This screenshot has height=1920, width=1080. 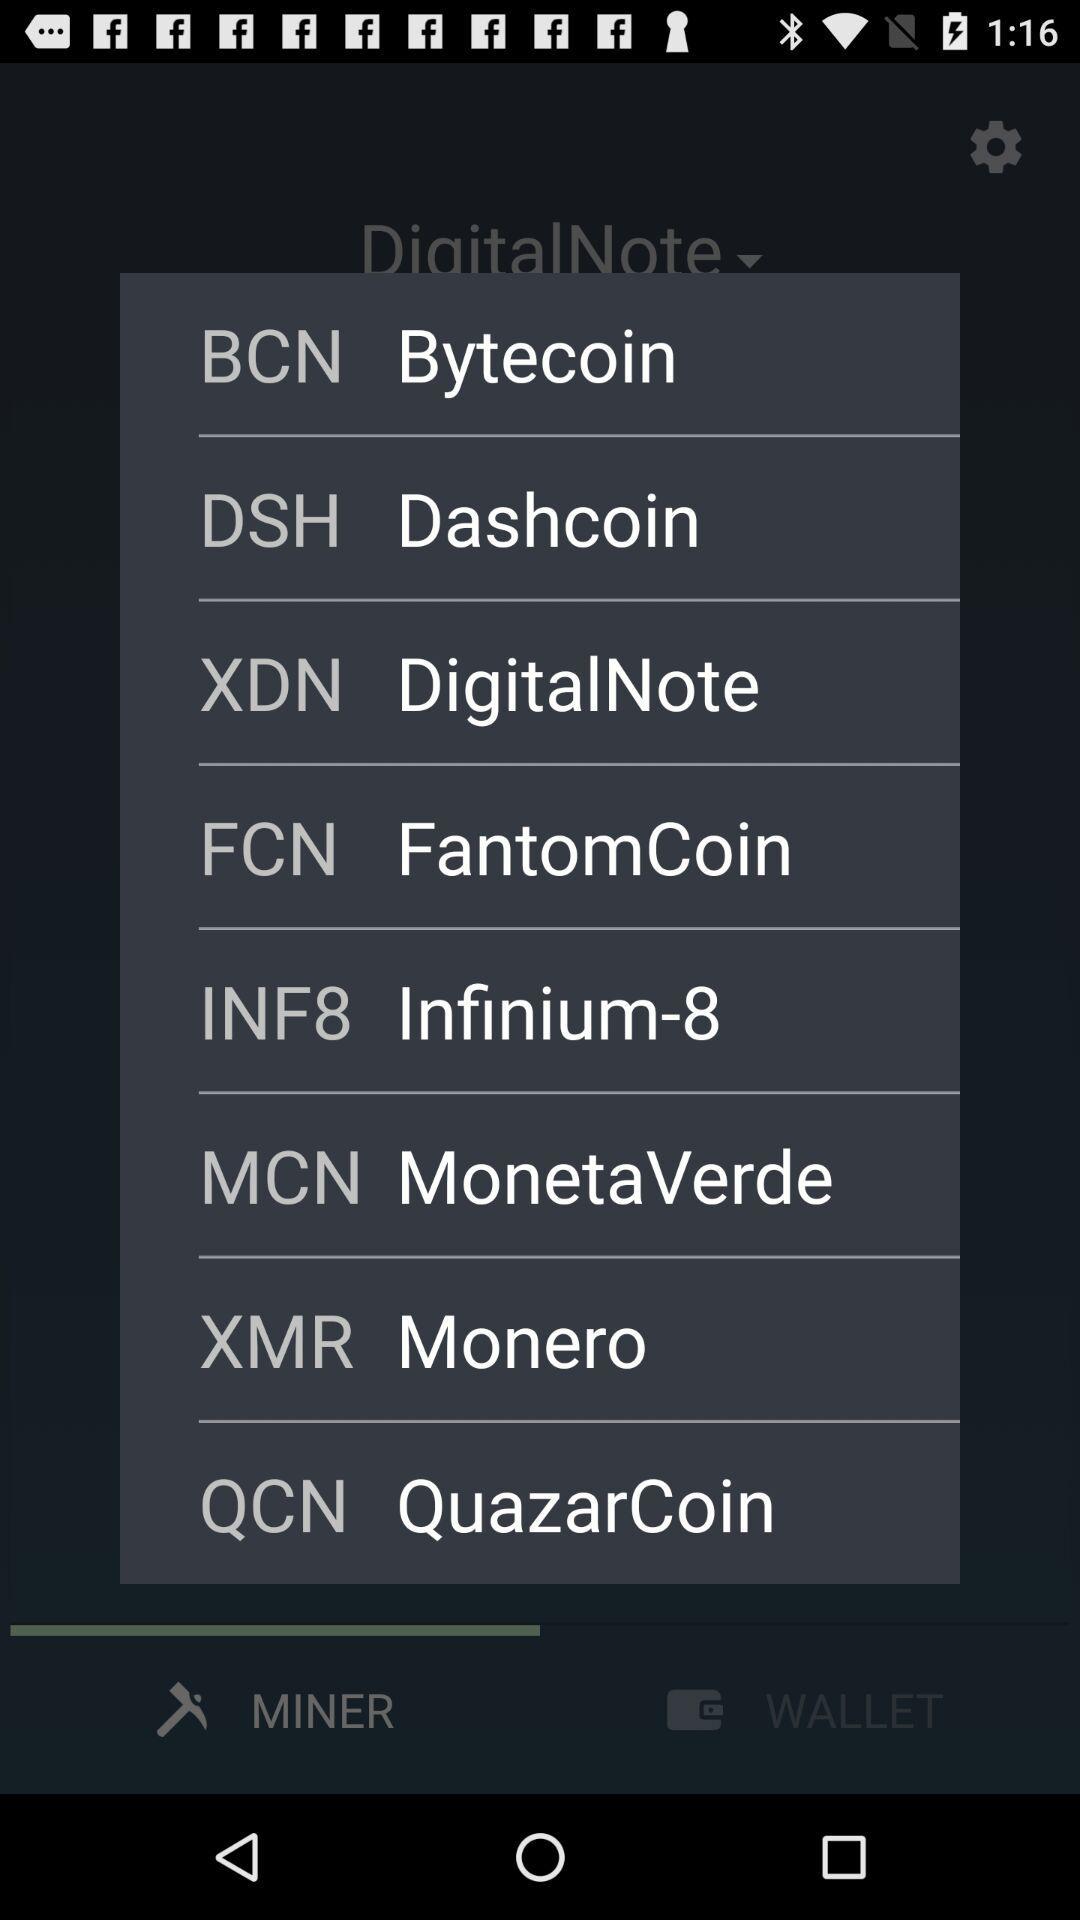 What do you see at coordinates (297, 682) in the screenshot?
I see `the xdn` at bounding box center [297, 682].